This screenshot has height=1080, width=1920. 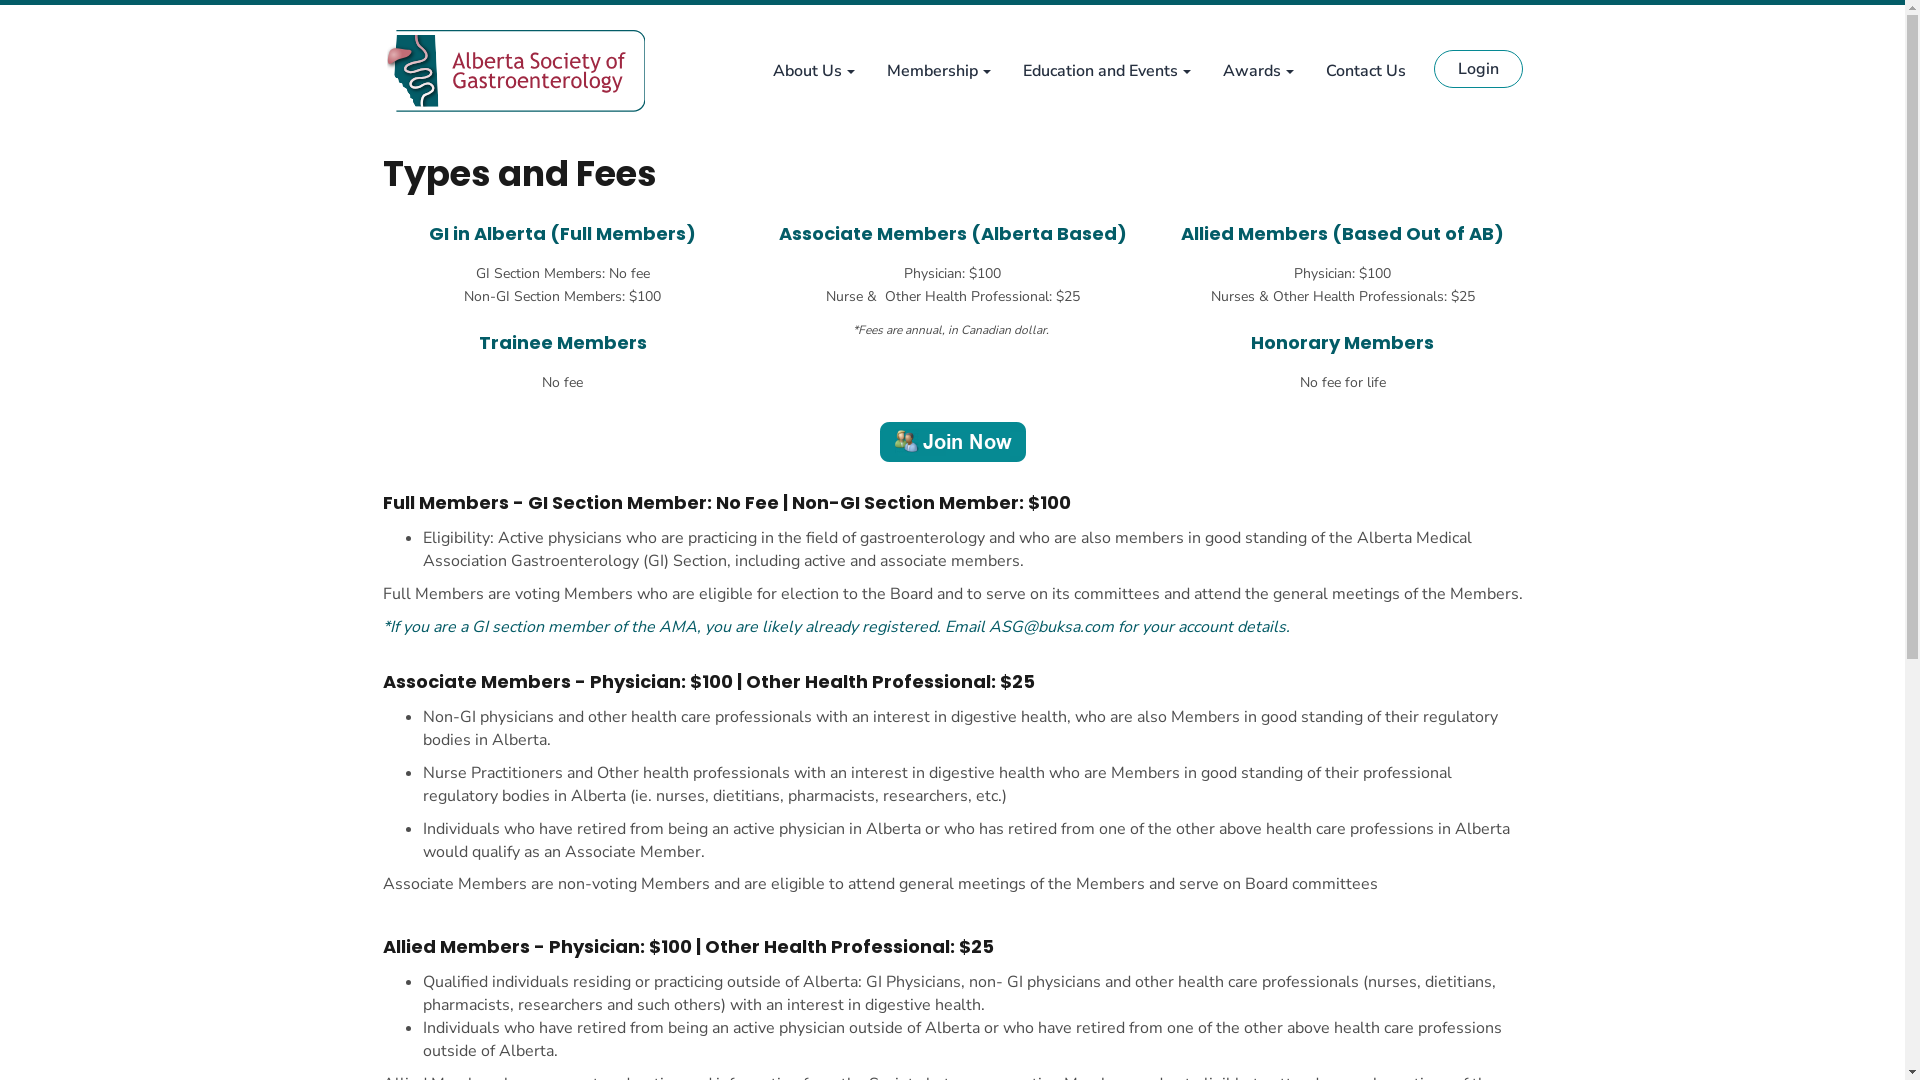 I want to click on 'Education and Events', so click(x=1104, y=69).